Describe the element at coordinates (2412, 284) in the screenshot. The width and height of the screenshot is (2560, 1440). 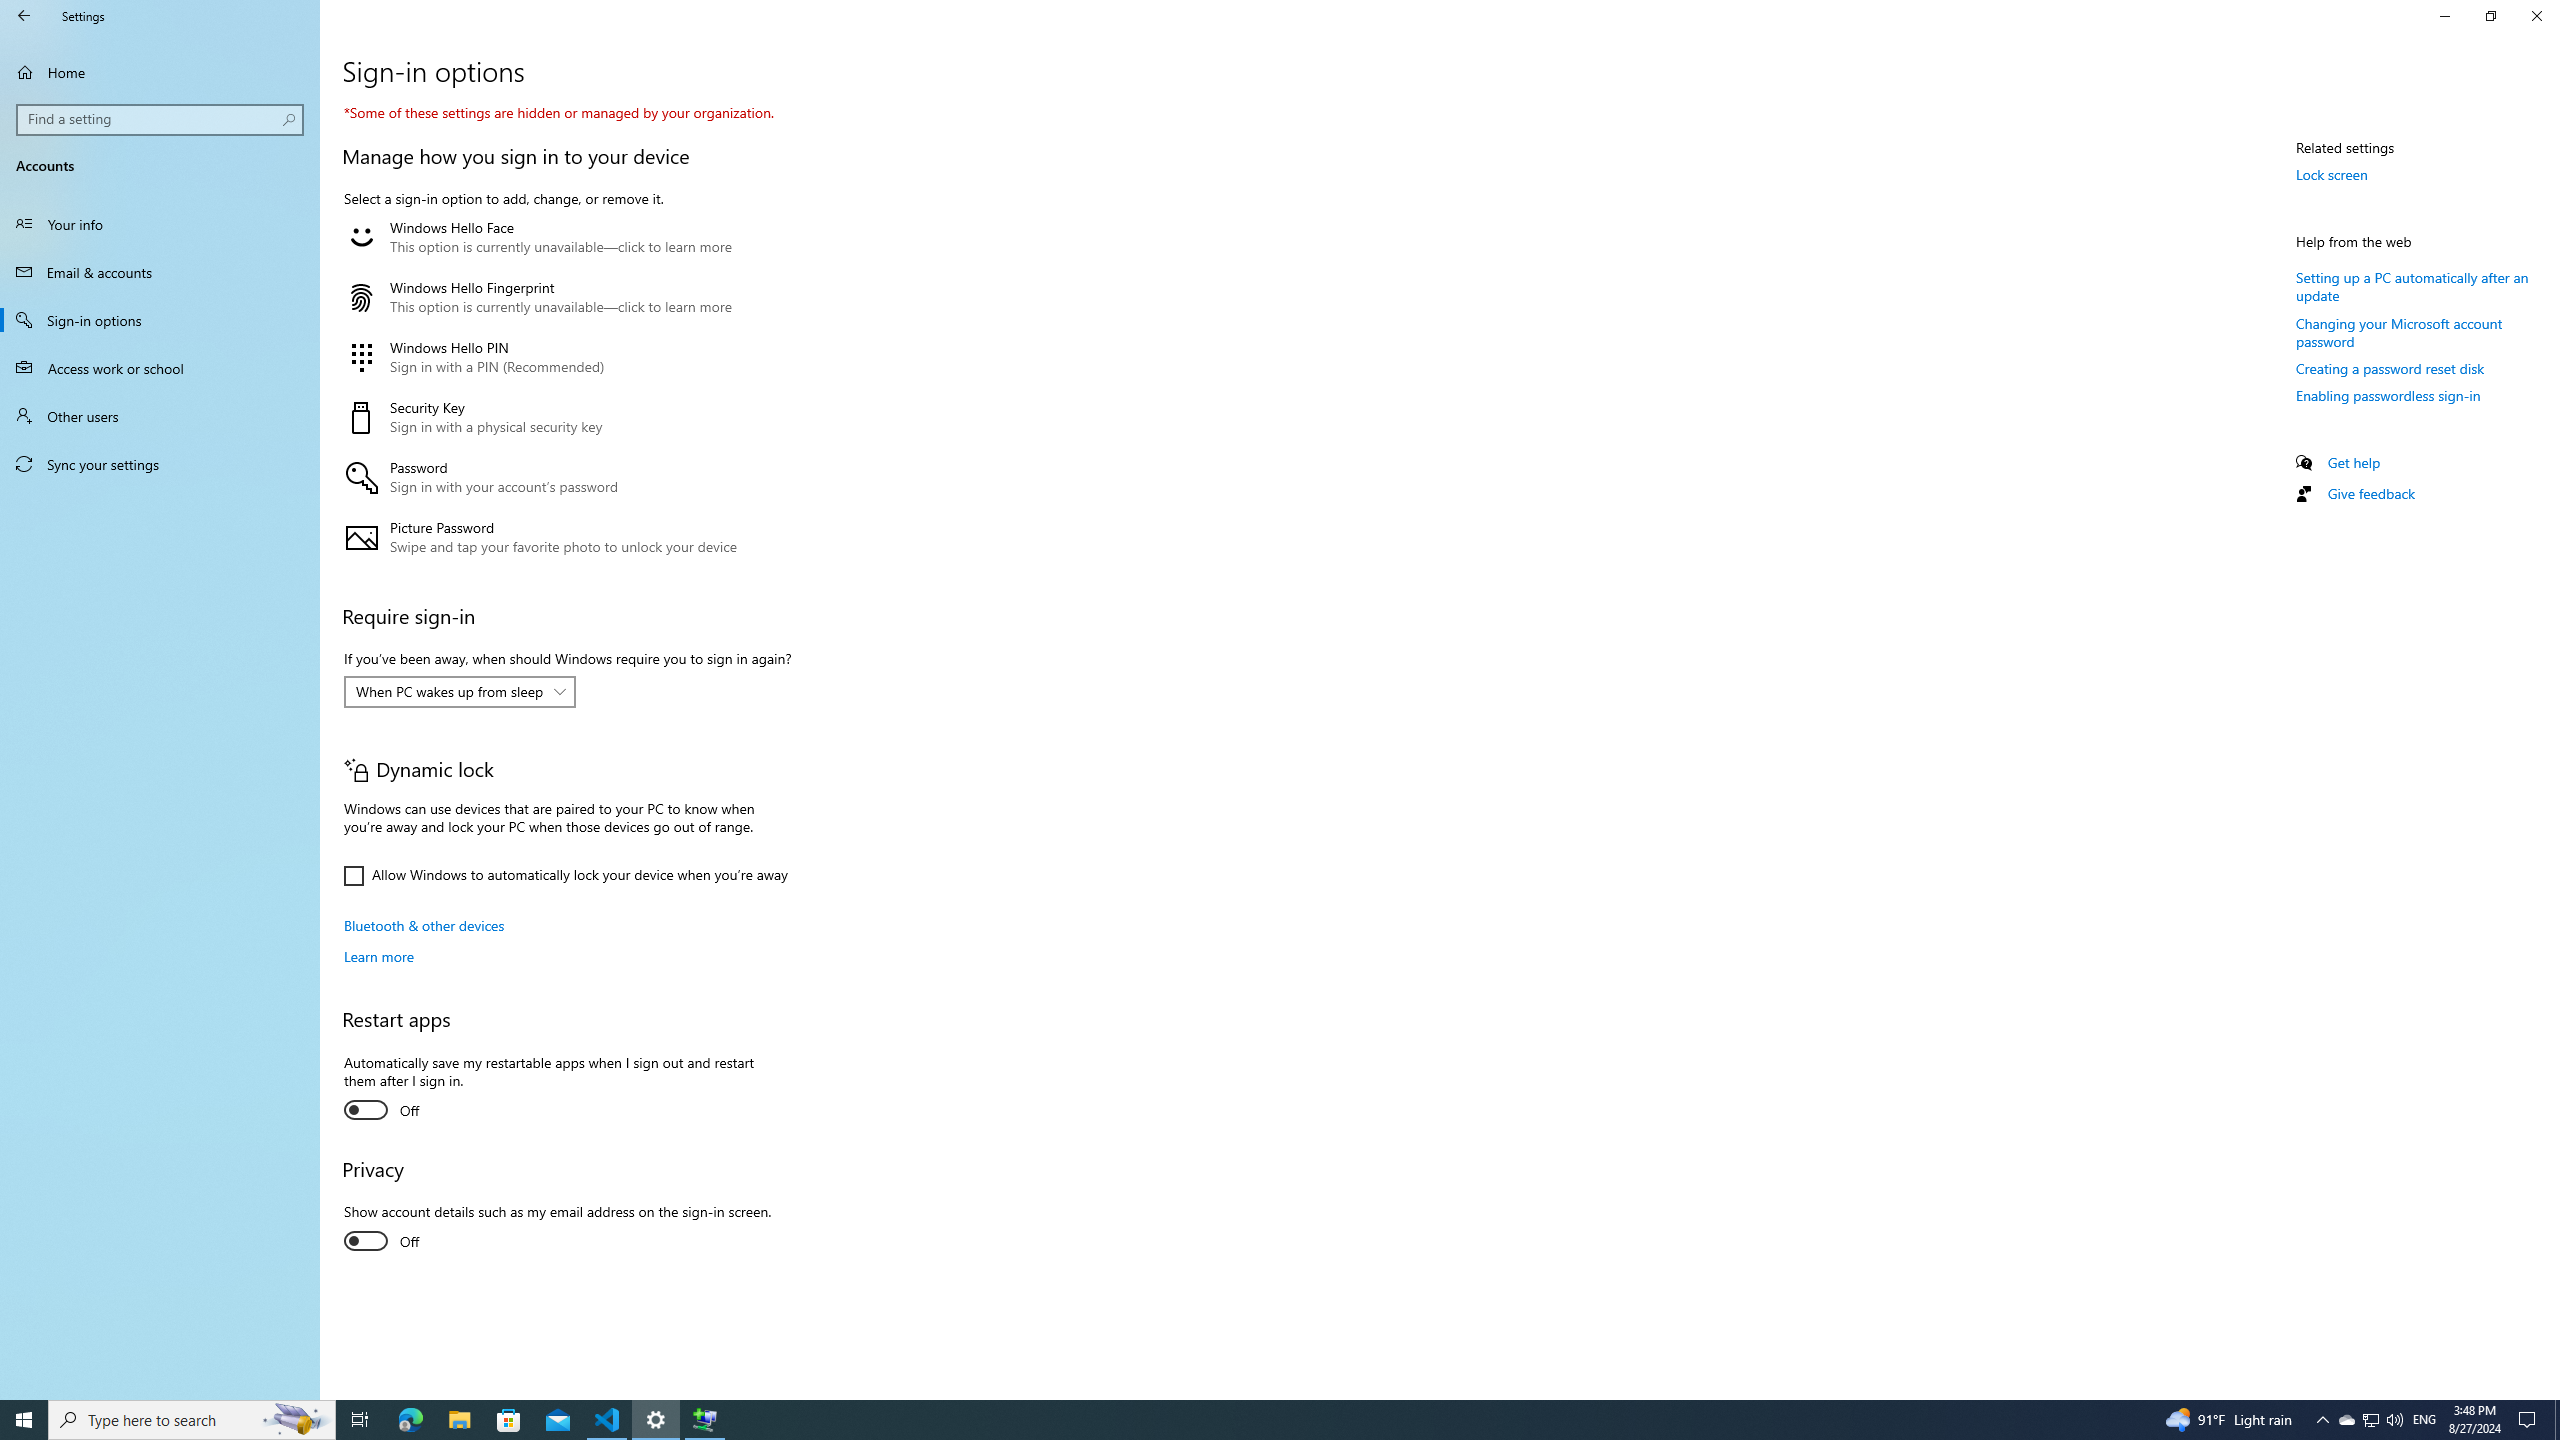
I see `'Setting up a PC automatically after an update'` at that location.